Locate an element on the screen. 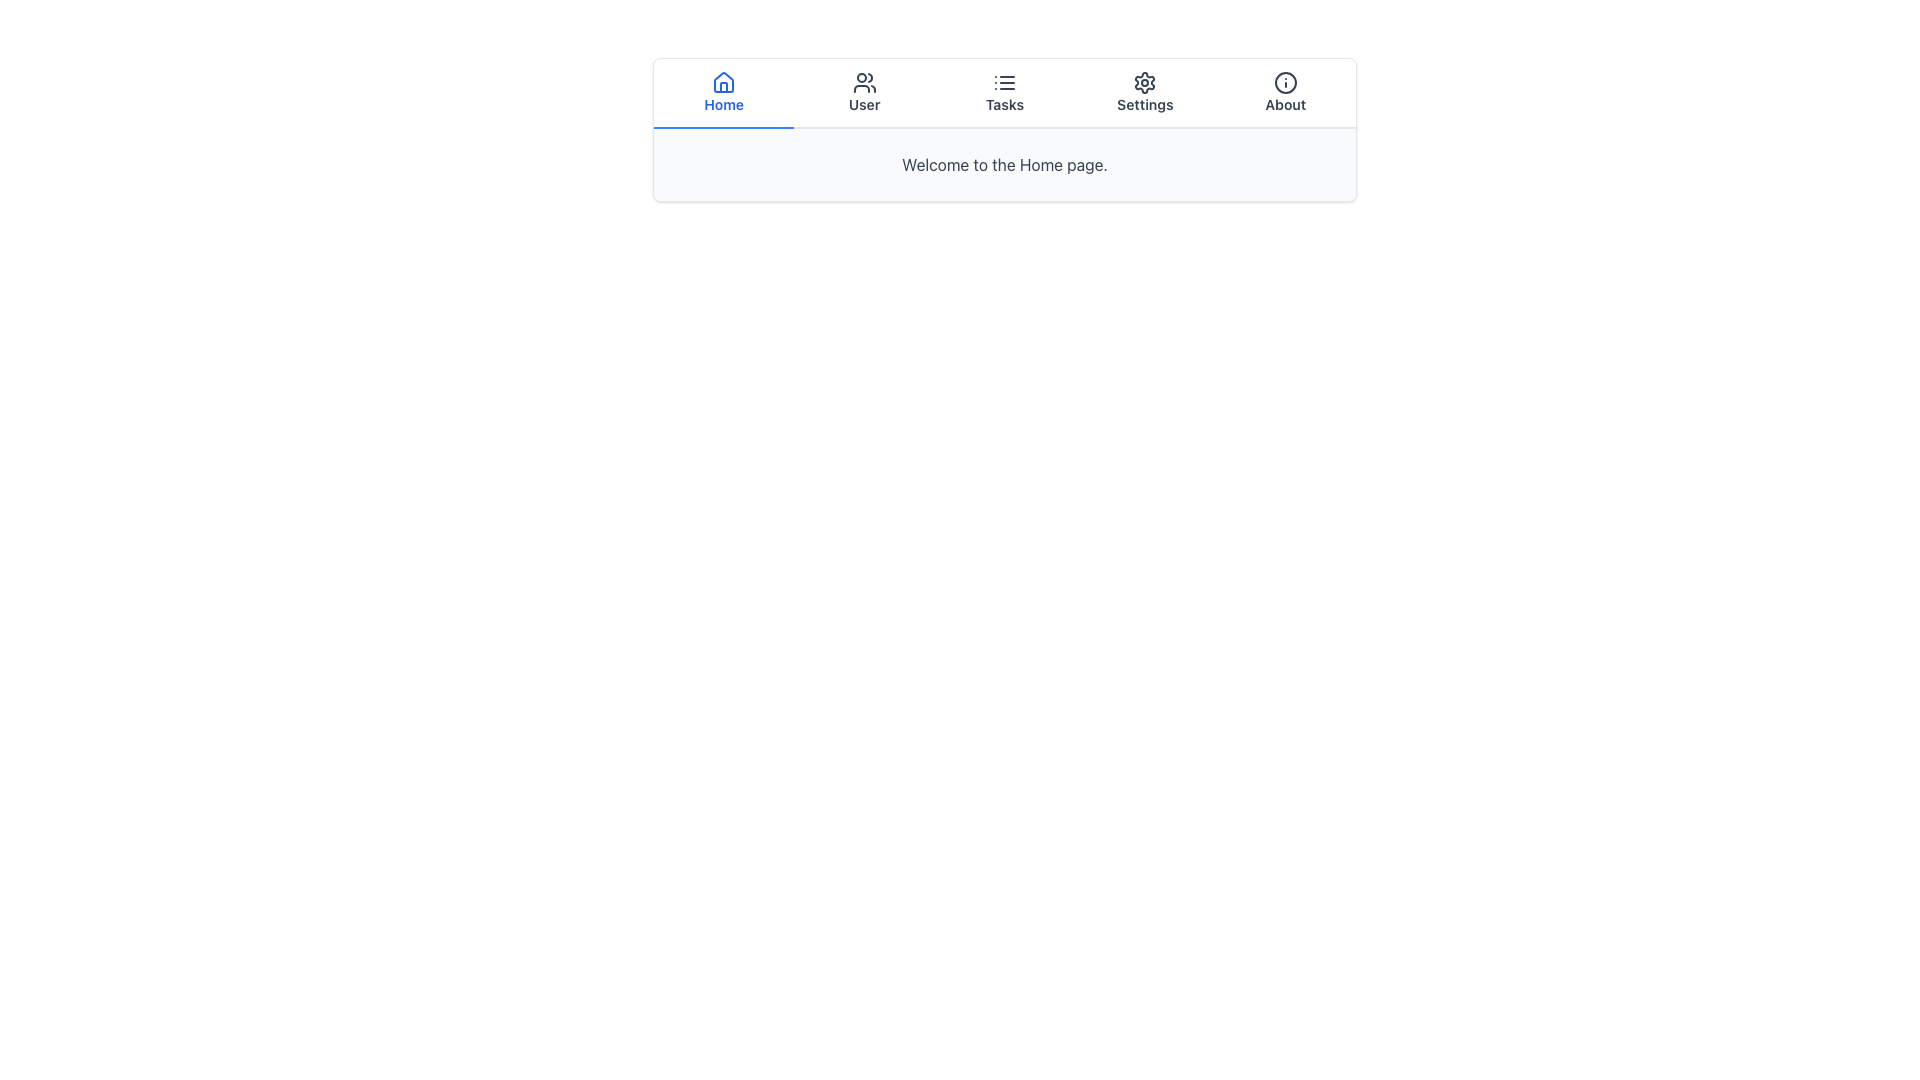 The width and height of the screenshot is (1920, 1080). the decorative circular element of the 'info' icon located in the navigation bar at the top right associated with the 'About' section is located at coordinates (1285, 82).